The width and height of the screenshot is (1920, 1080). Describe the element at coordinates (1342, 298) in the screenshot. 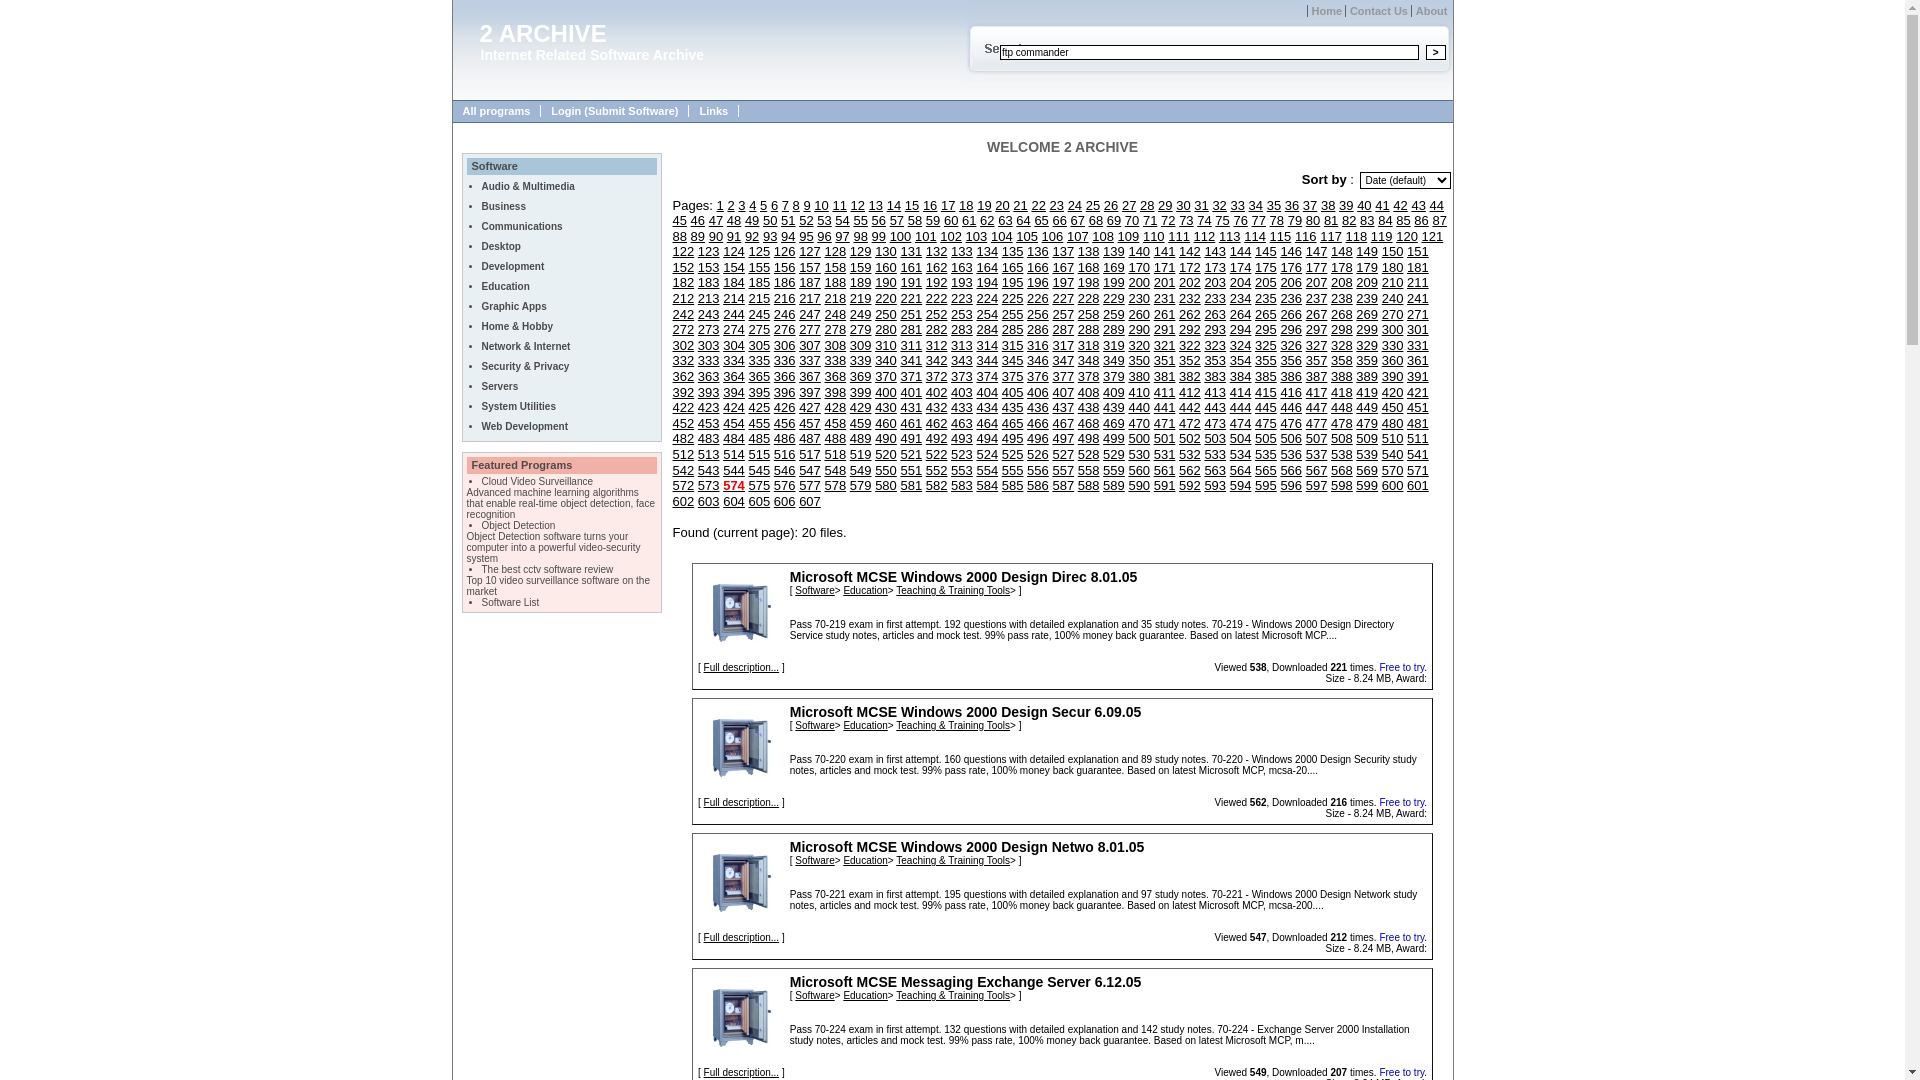

I see `'238'` at that location.